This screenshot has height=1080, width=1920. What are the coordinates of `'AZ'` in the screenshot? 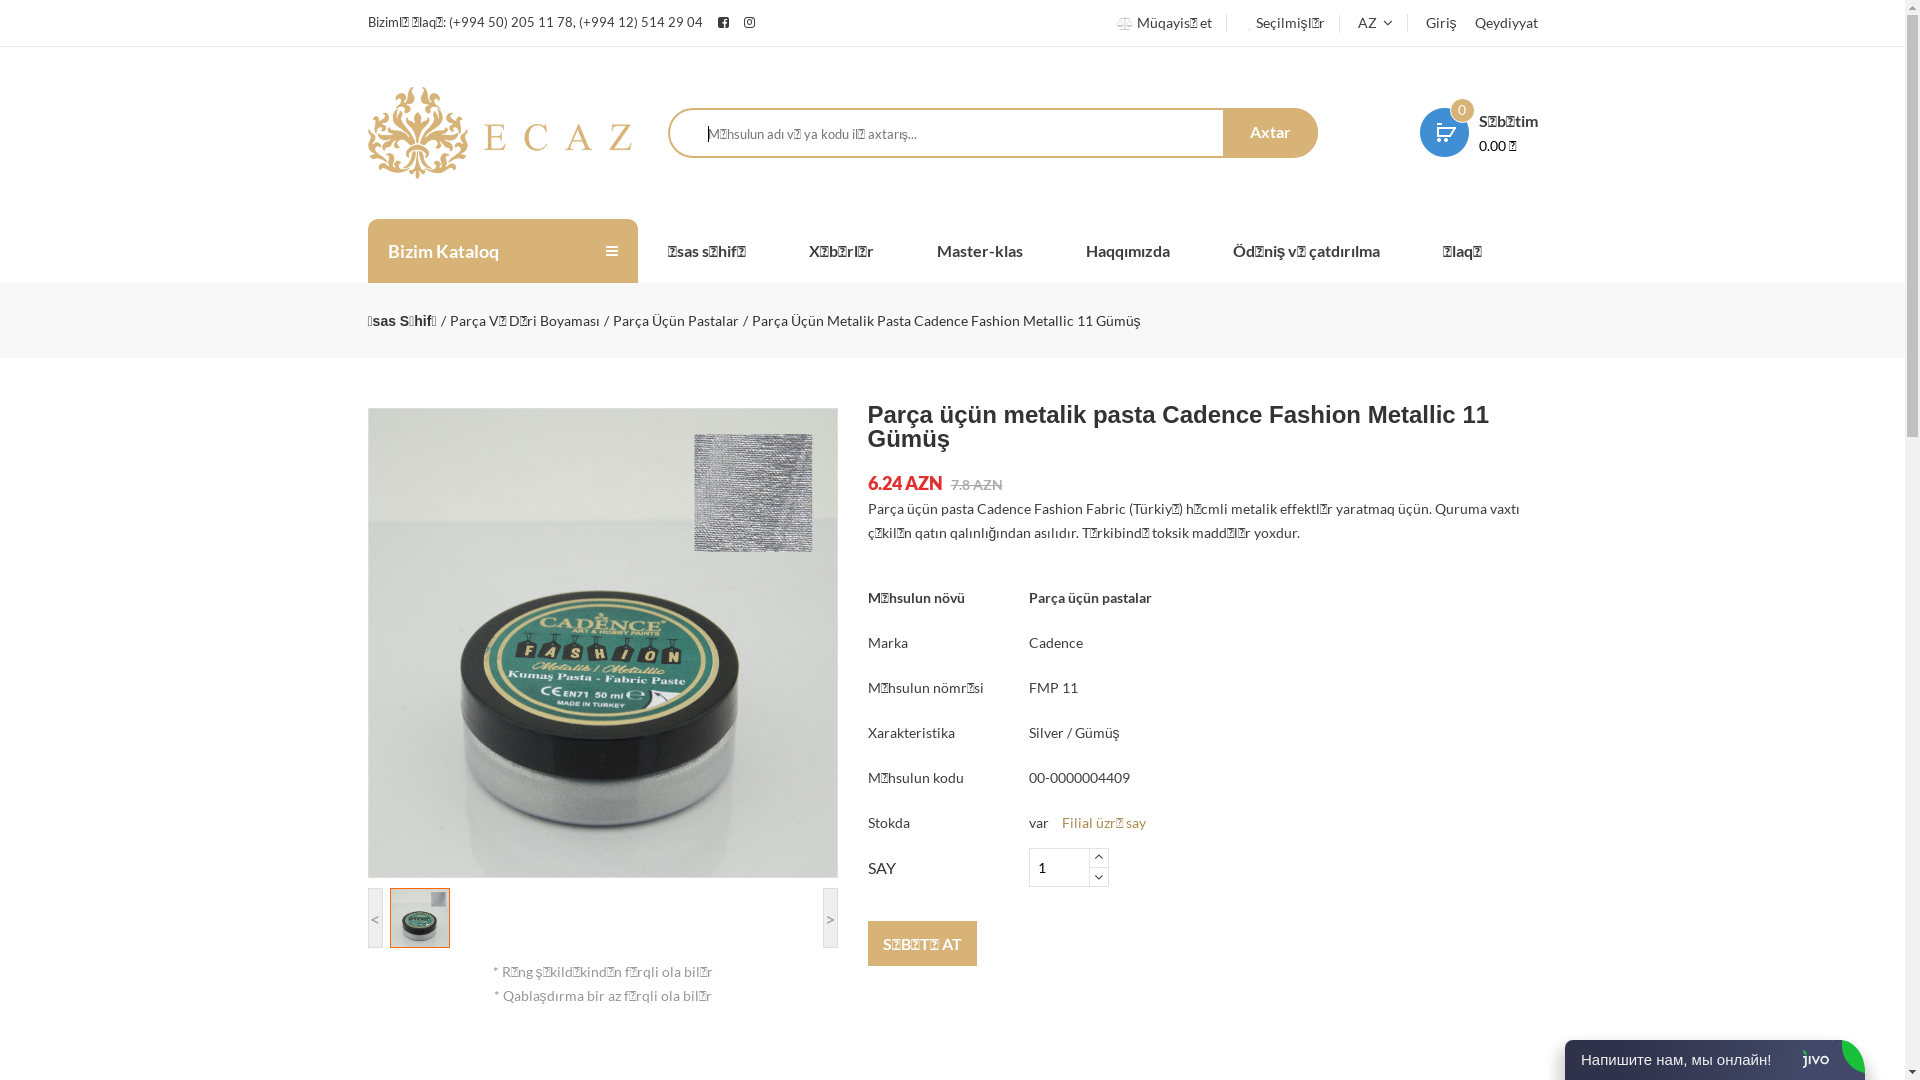 It's located at (1373, 22).